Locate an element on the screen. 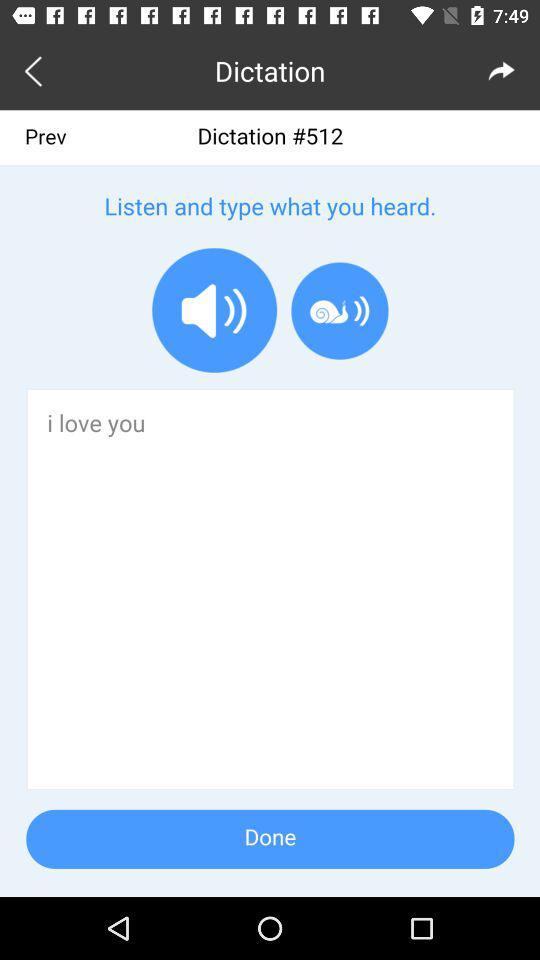 Image resolution: width=540 pixels, height=960 pixels. the redo icon is located at coordinates (501, 70).